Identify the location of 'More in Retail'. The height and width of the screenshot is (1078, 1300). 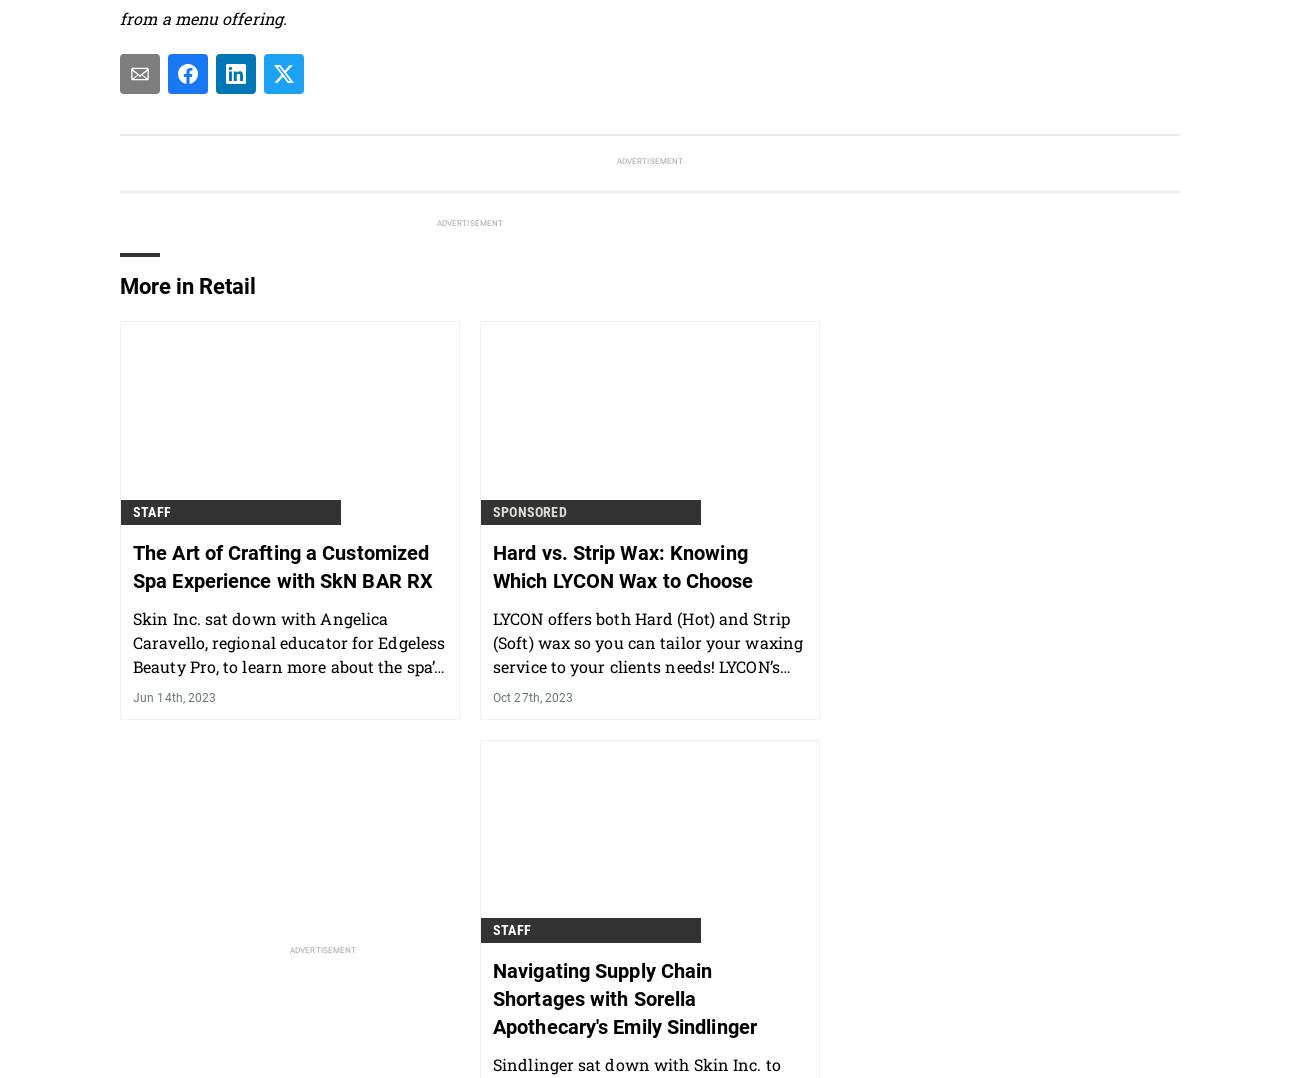
(187, 285).